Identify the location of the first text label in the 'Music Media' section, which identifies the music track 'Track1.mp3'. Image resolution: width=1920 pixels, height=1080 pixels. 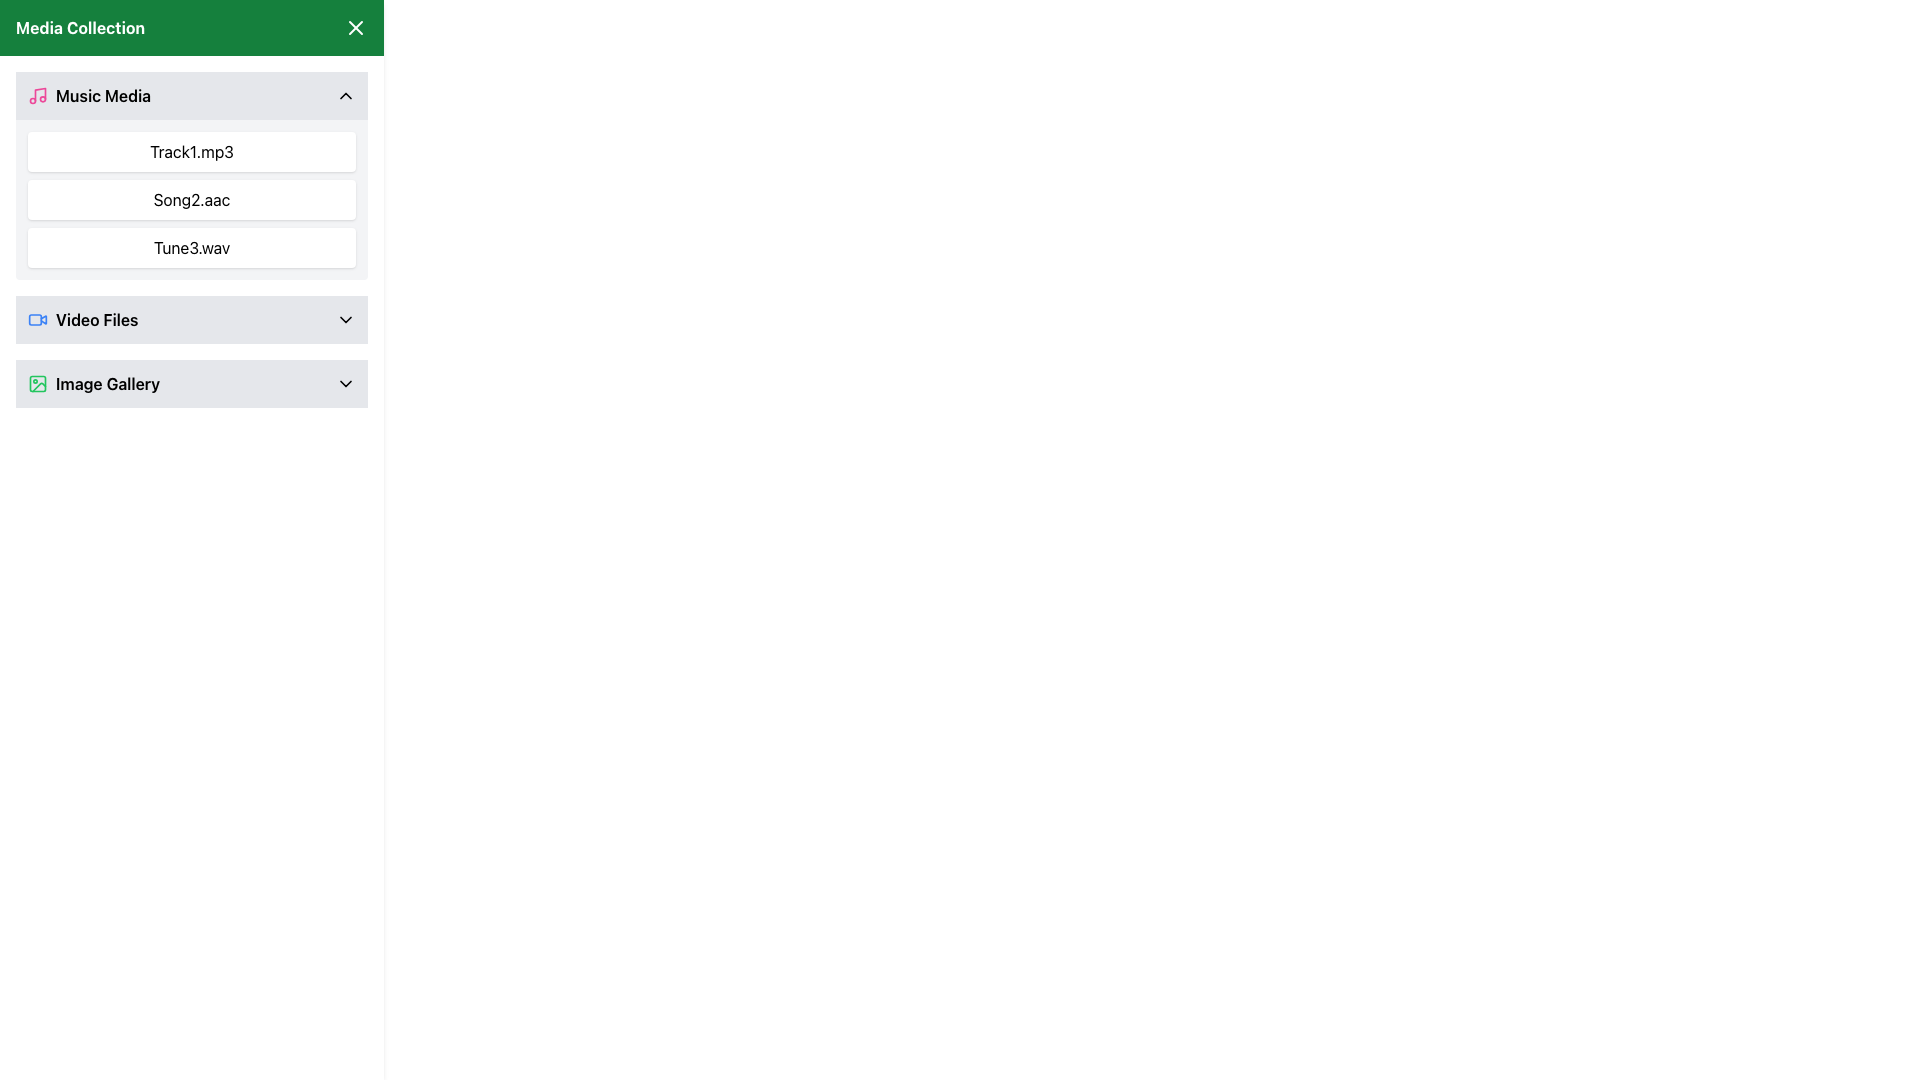
(192, 150).